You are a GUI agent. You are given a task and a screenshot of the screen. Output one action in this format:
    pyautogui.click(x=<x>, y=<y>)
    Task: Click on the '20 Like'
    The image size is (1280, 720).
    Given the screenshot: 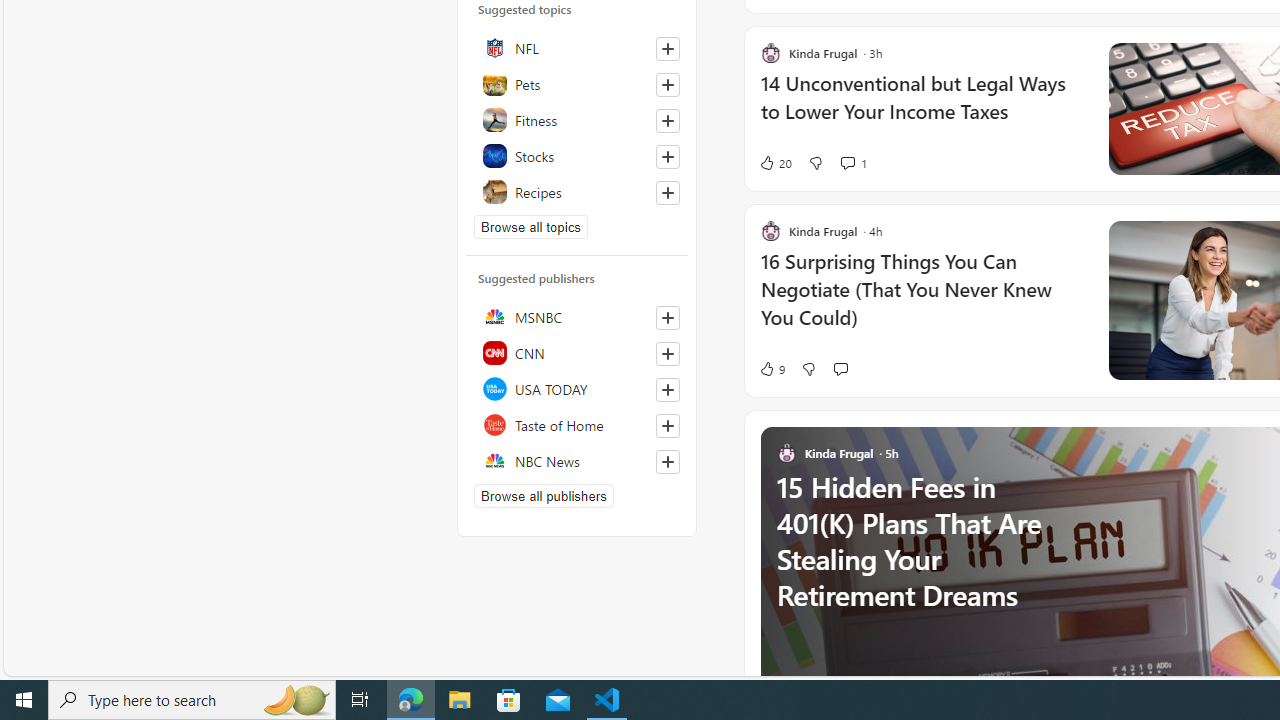 What is the action you would take?
    pyautogui.click(x=774, y=162)
    